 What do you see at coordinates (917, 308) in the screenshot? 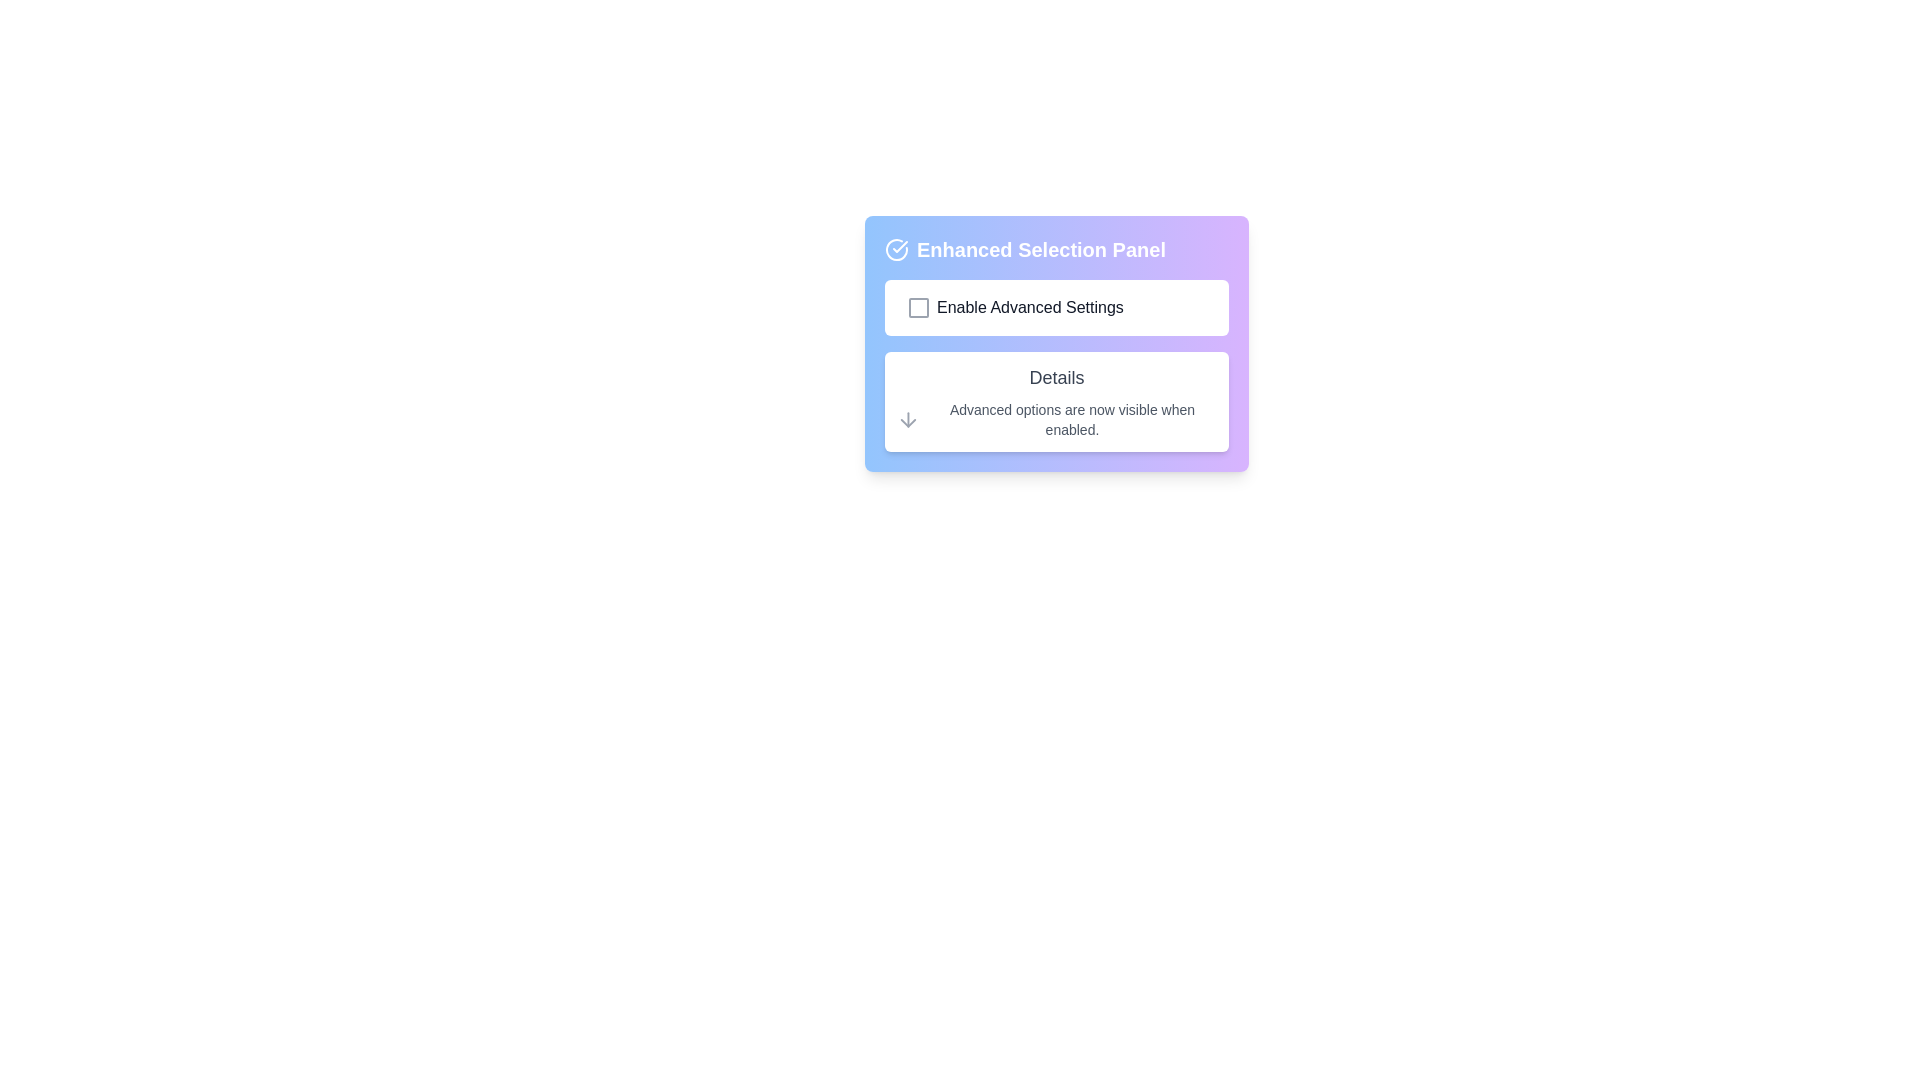
I see `the checkbox located to the left of the text 'Enable Advanced Settings' in the 'Enhanced Selection Panel'` at bounding box center [917, 308].